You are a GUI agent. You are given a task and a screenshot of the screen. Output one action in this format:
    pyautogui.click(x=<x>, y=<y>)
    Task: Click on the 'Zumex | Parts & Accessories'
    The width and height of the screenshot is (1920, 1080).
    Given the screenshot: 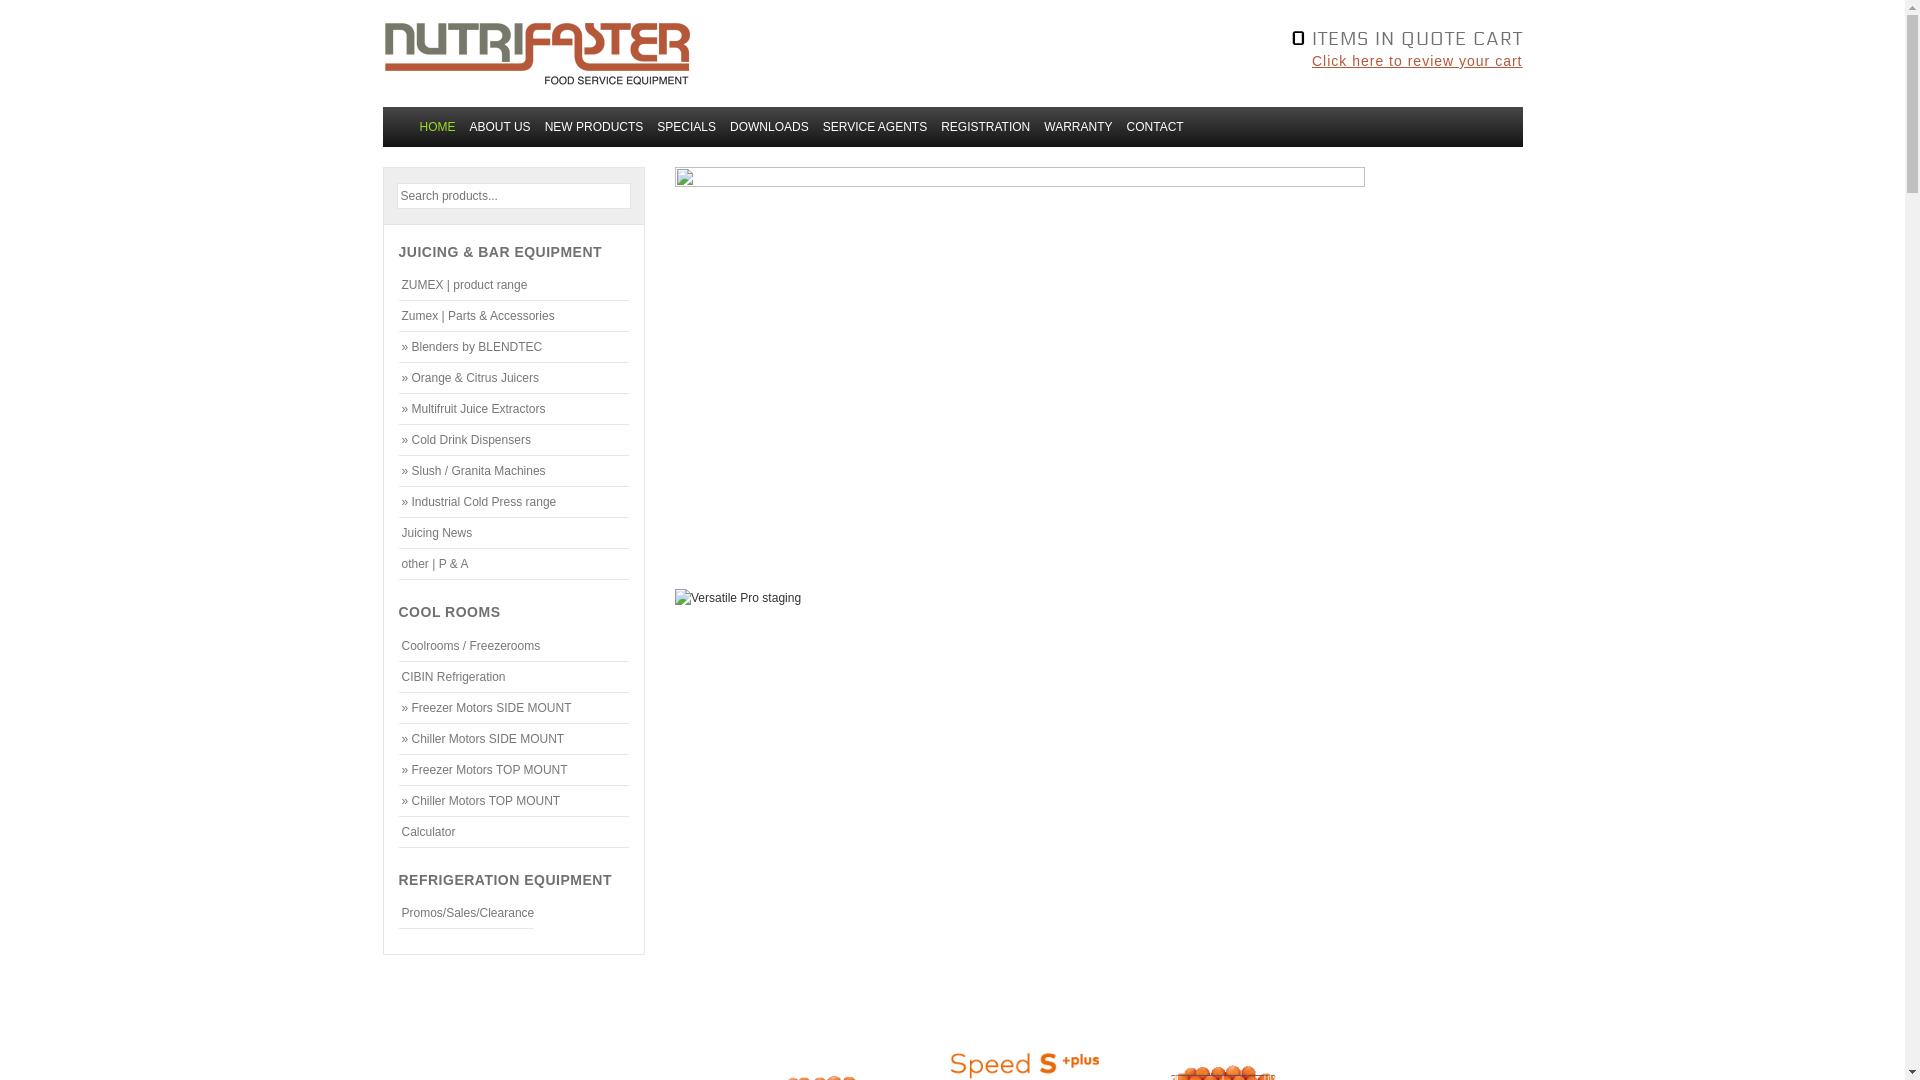 What is the action you would take?
    pyautogui.click(x=513, y=315)
    